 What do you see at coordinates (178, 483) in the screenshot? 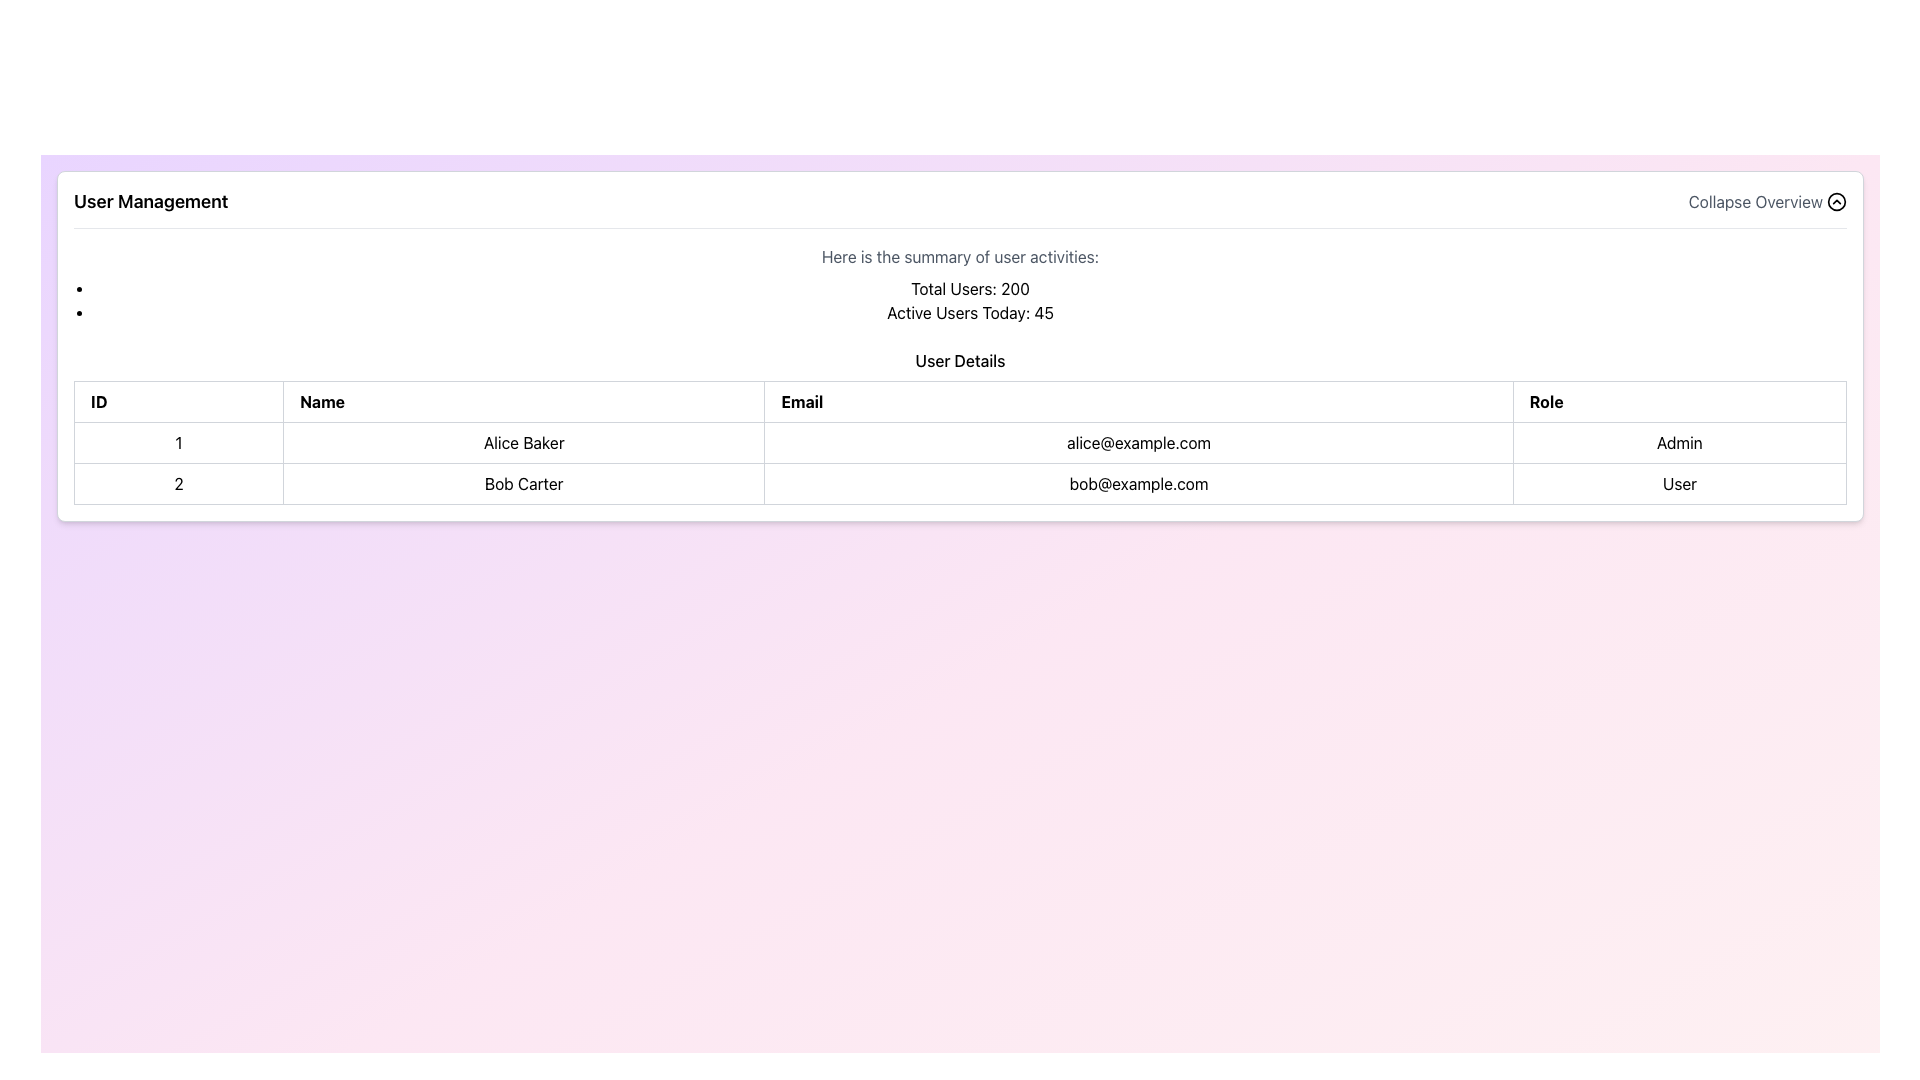
I see `the table cell displaying the text '2' to highlight the entire row it belongs to` at bounding box center [178, 483].